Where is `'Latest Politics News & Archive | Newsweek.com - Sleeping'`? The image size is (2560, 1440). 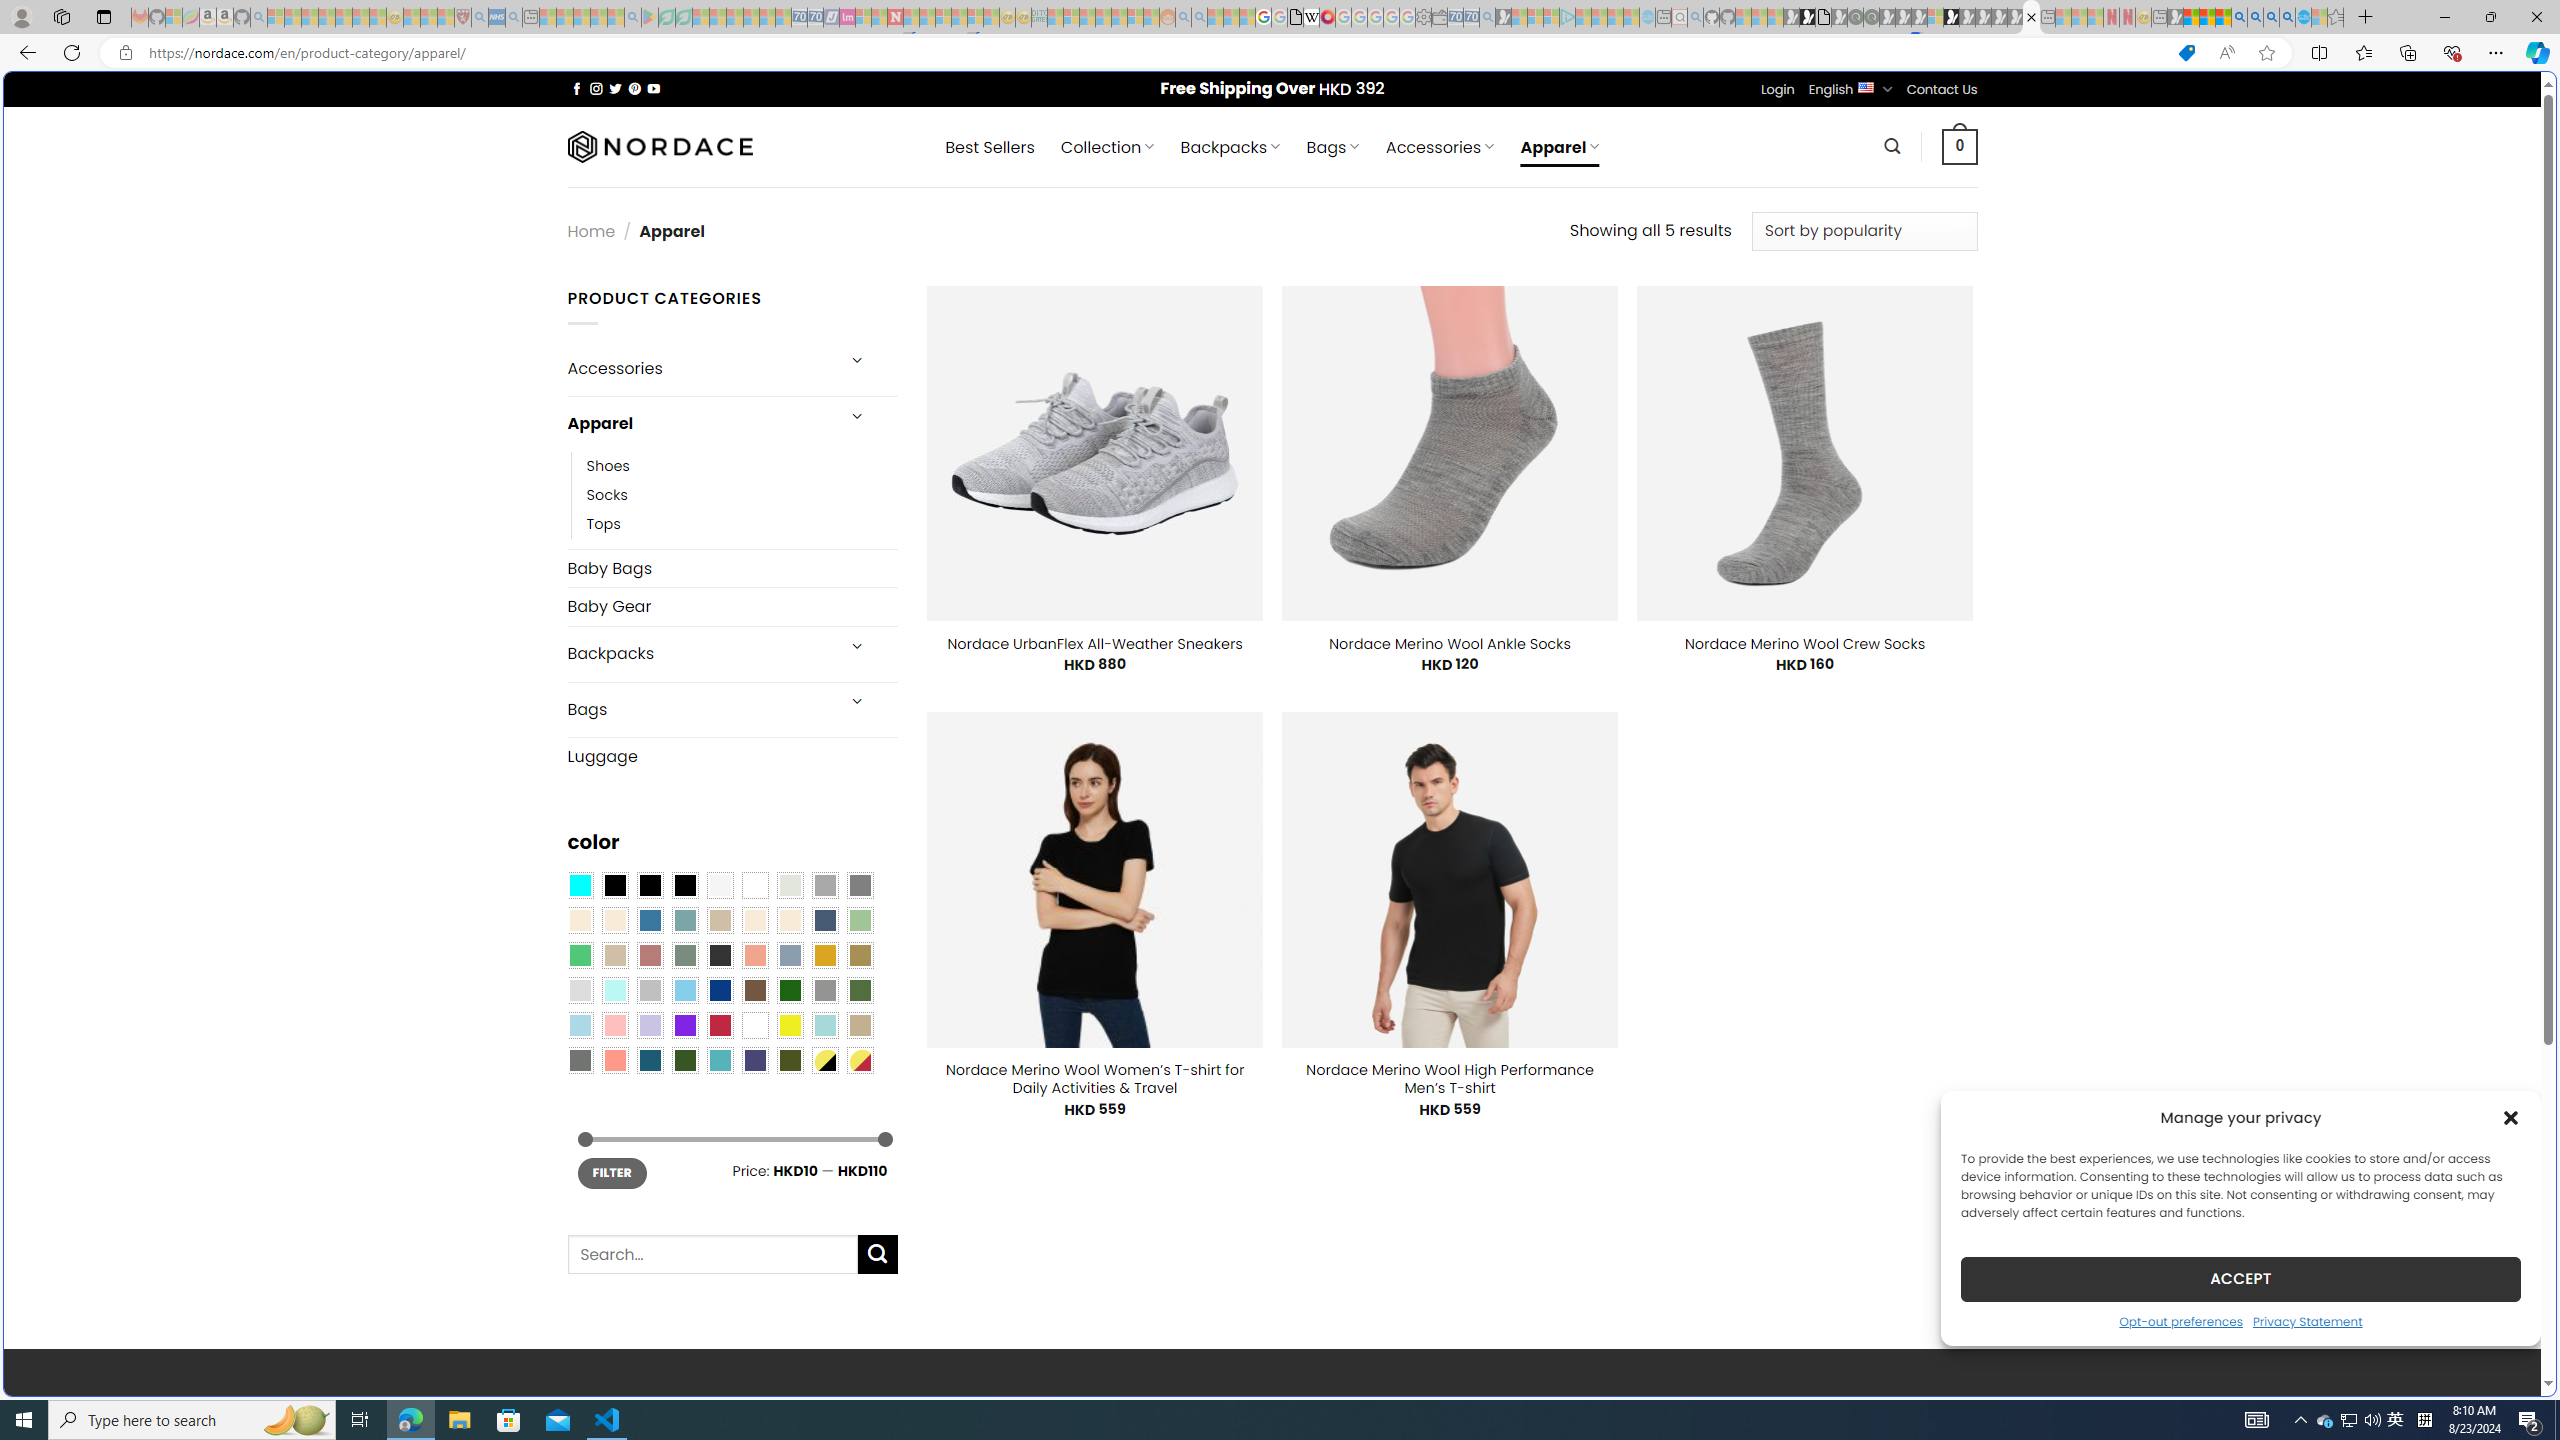
'Latest Politics News & Archive | Newsweek.com - Sleeping' is located at coordinates (893, 16).